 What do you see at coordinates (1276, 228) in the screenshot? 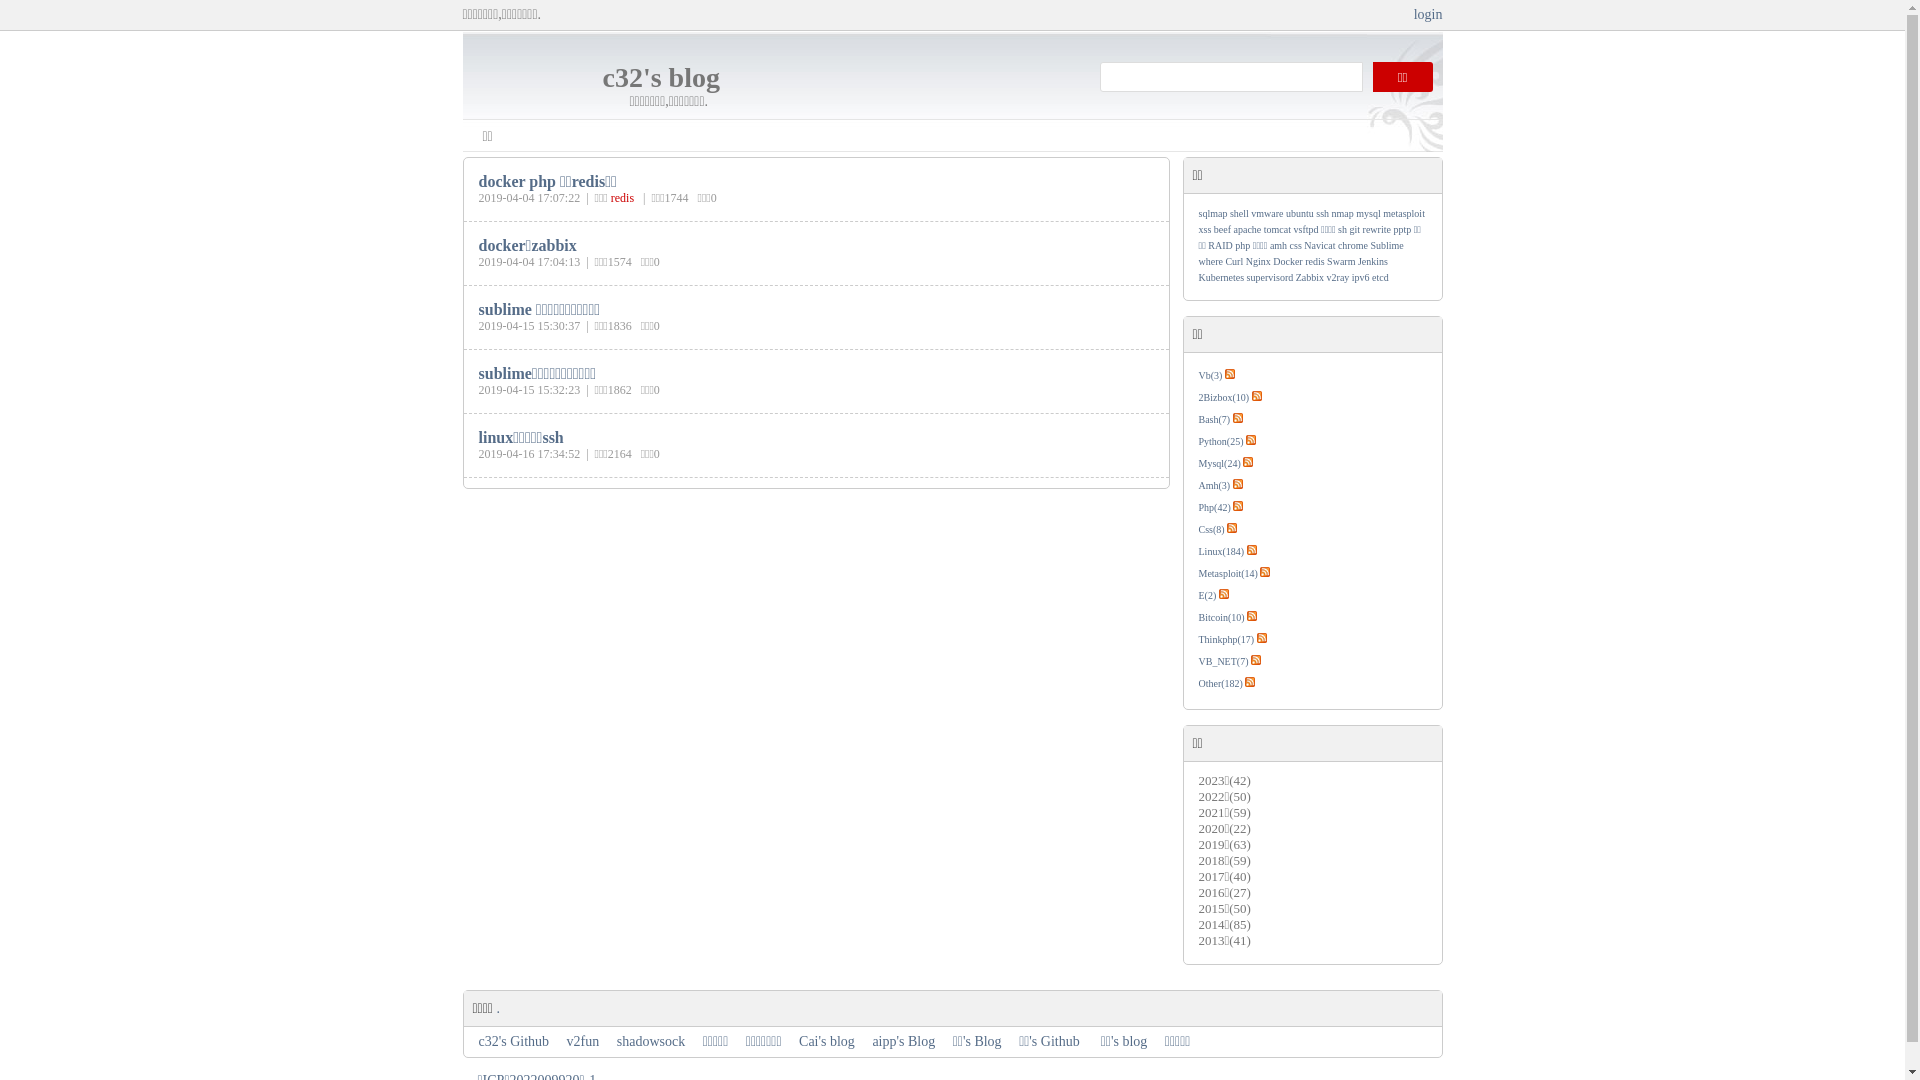
I see `'tomcat'` at bounding box center [1276, 228].